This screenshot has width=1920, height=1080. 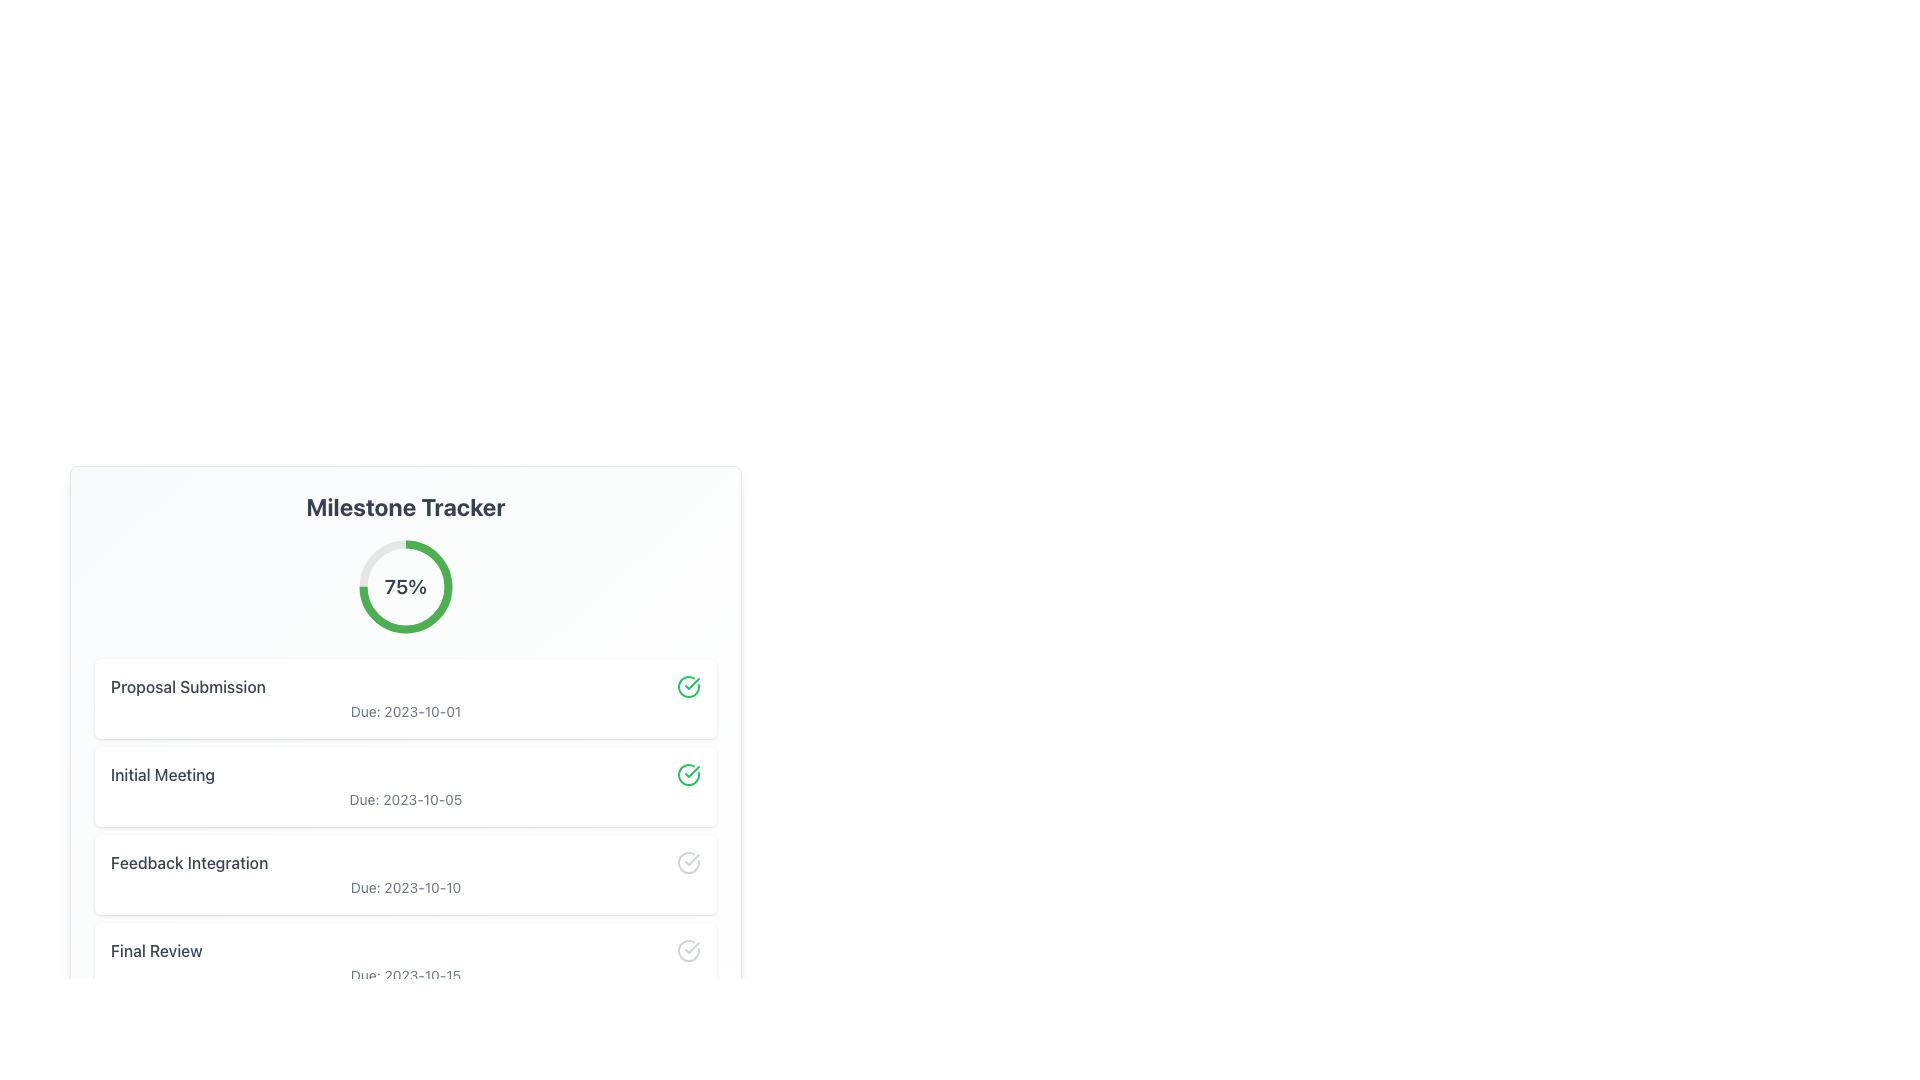 What do you see at coordinates (405, 697) in the screenshot?
I see `the due date text of the first Card element in the Milestone Tracker section` at bounding box center [405, 697].